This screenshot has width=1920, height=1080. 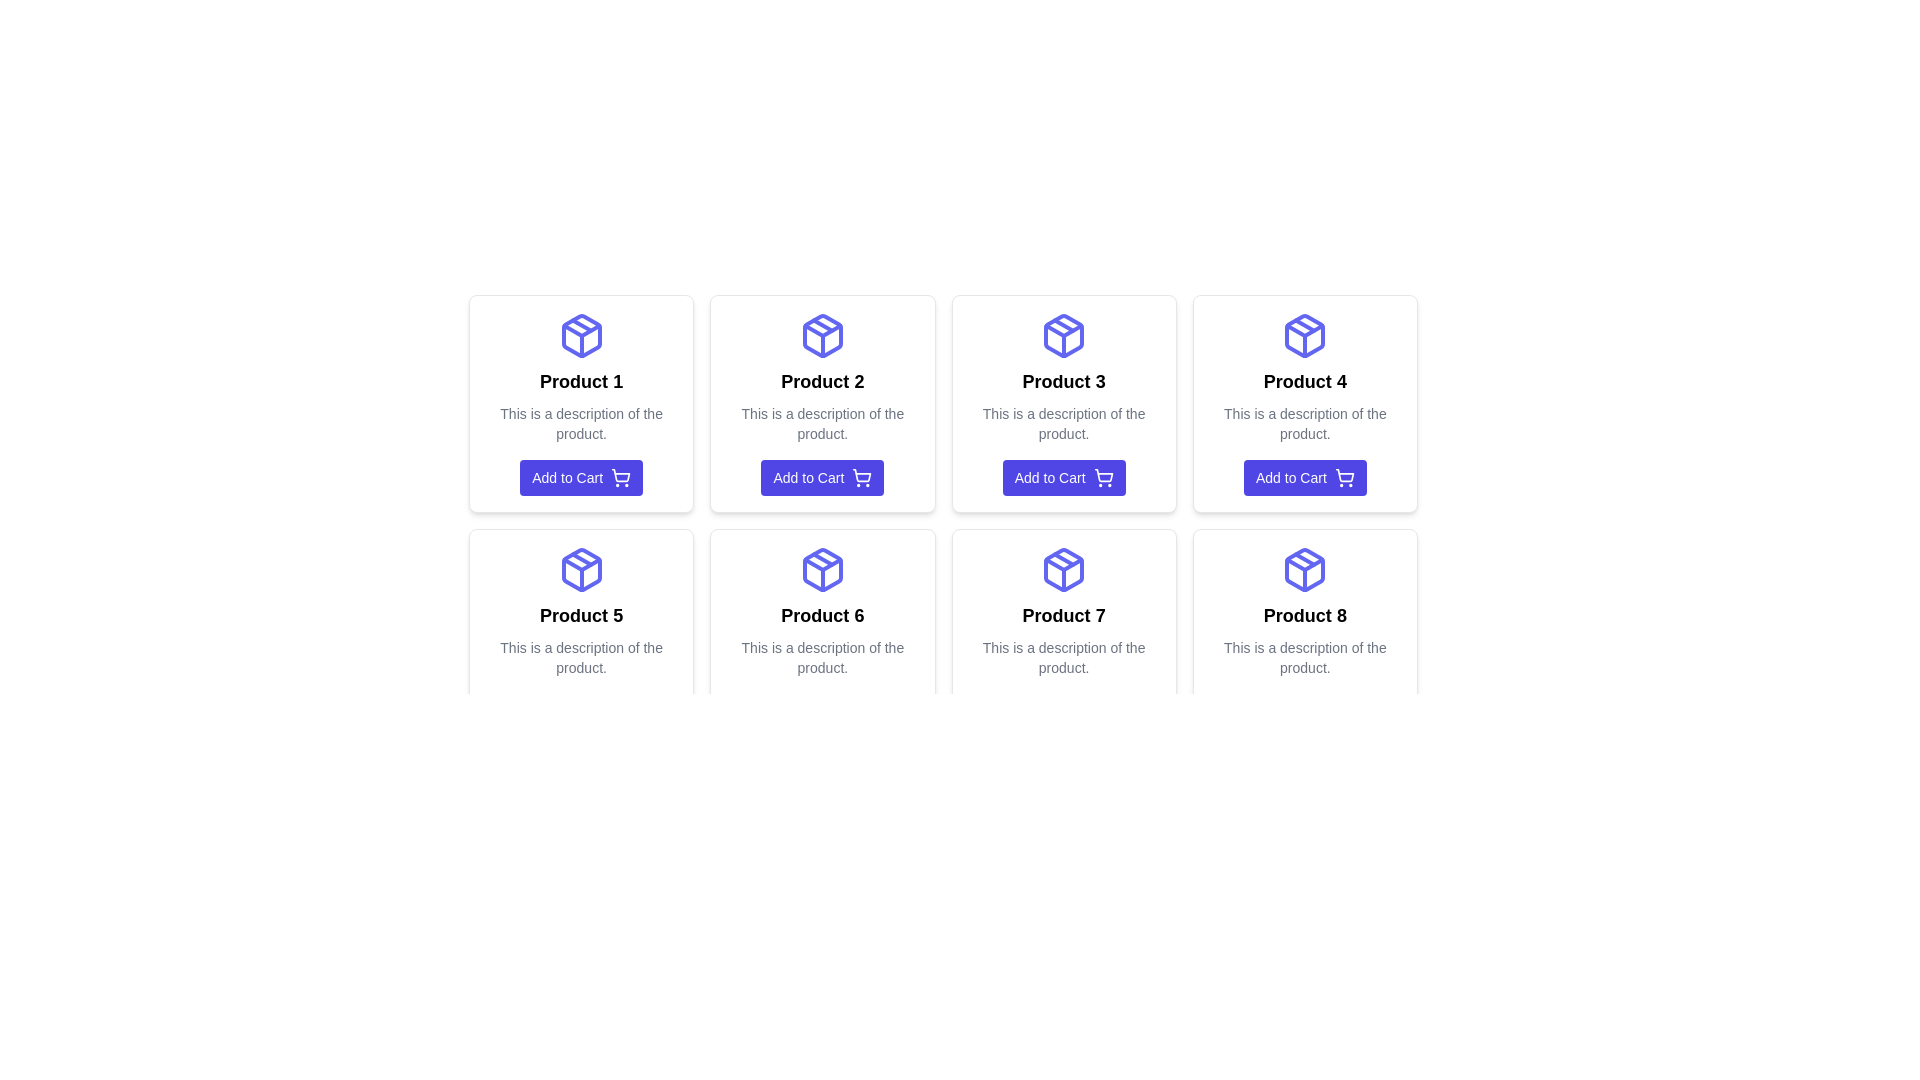 I want to click on the decorative package icon for 'Product 3', positioned at the top center of the product card, so click(x=1063, y=334).